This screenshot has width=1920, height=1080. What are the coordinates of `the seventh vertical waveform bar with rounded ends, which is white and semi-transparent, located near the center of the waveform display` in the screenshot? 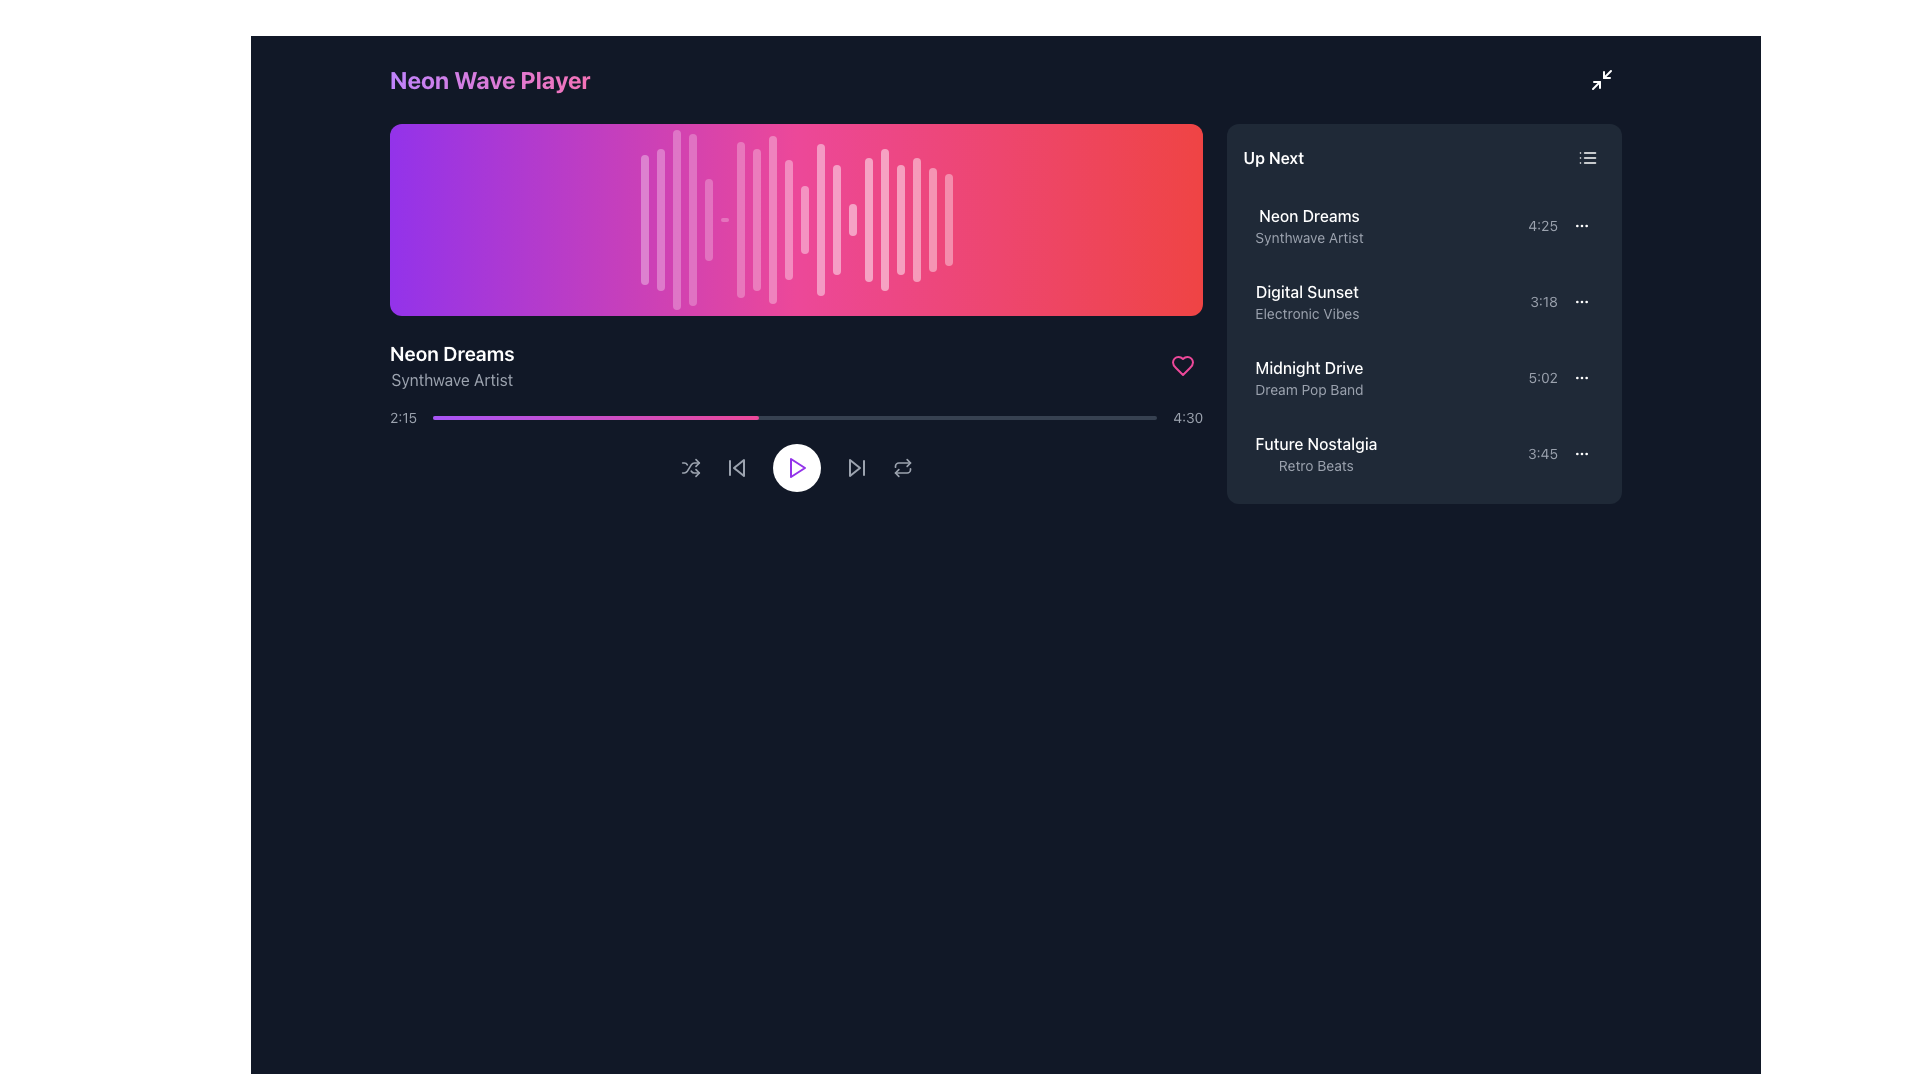 It's located at (739, 219).